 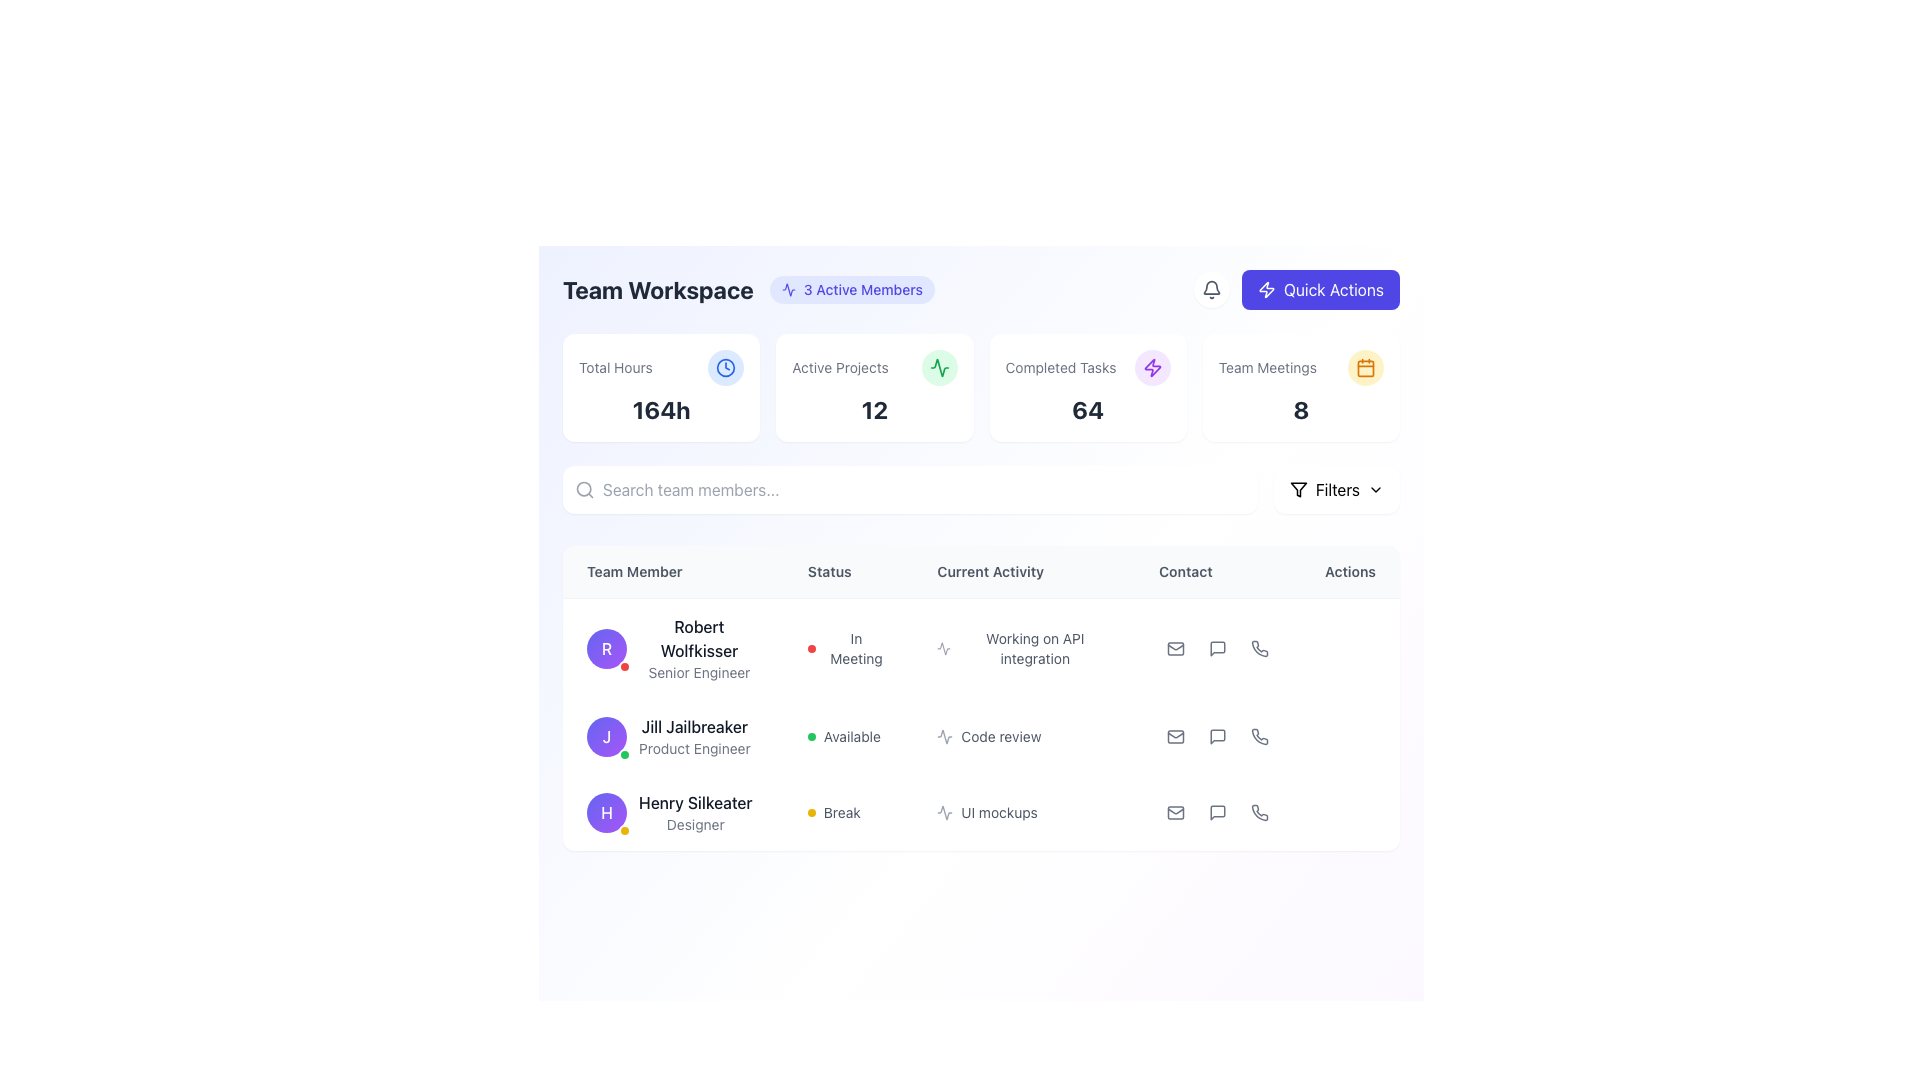 I want to click on the status indicator text label for team member 'Robert Wolfkisser' by navigating to its location in the 'Team Workspace' interface, so click(x=848, y=648).